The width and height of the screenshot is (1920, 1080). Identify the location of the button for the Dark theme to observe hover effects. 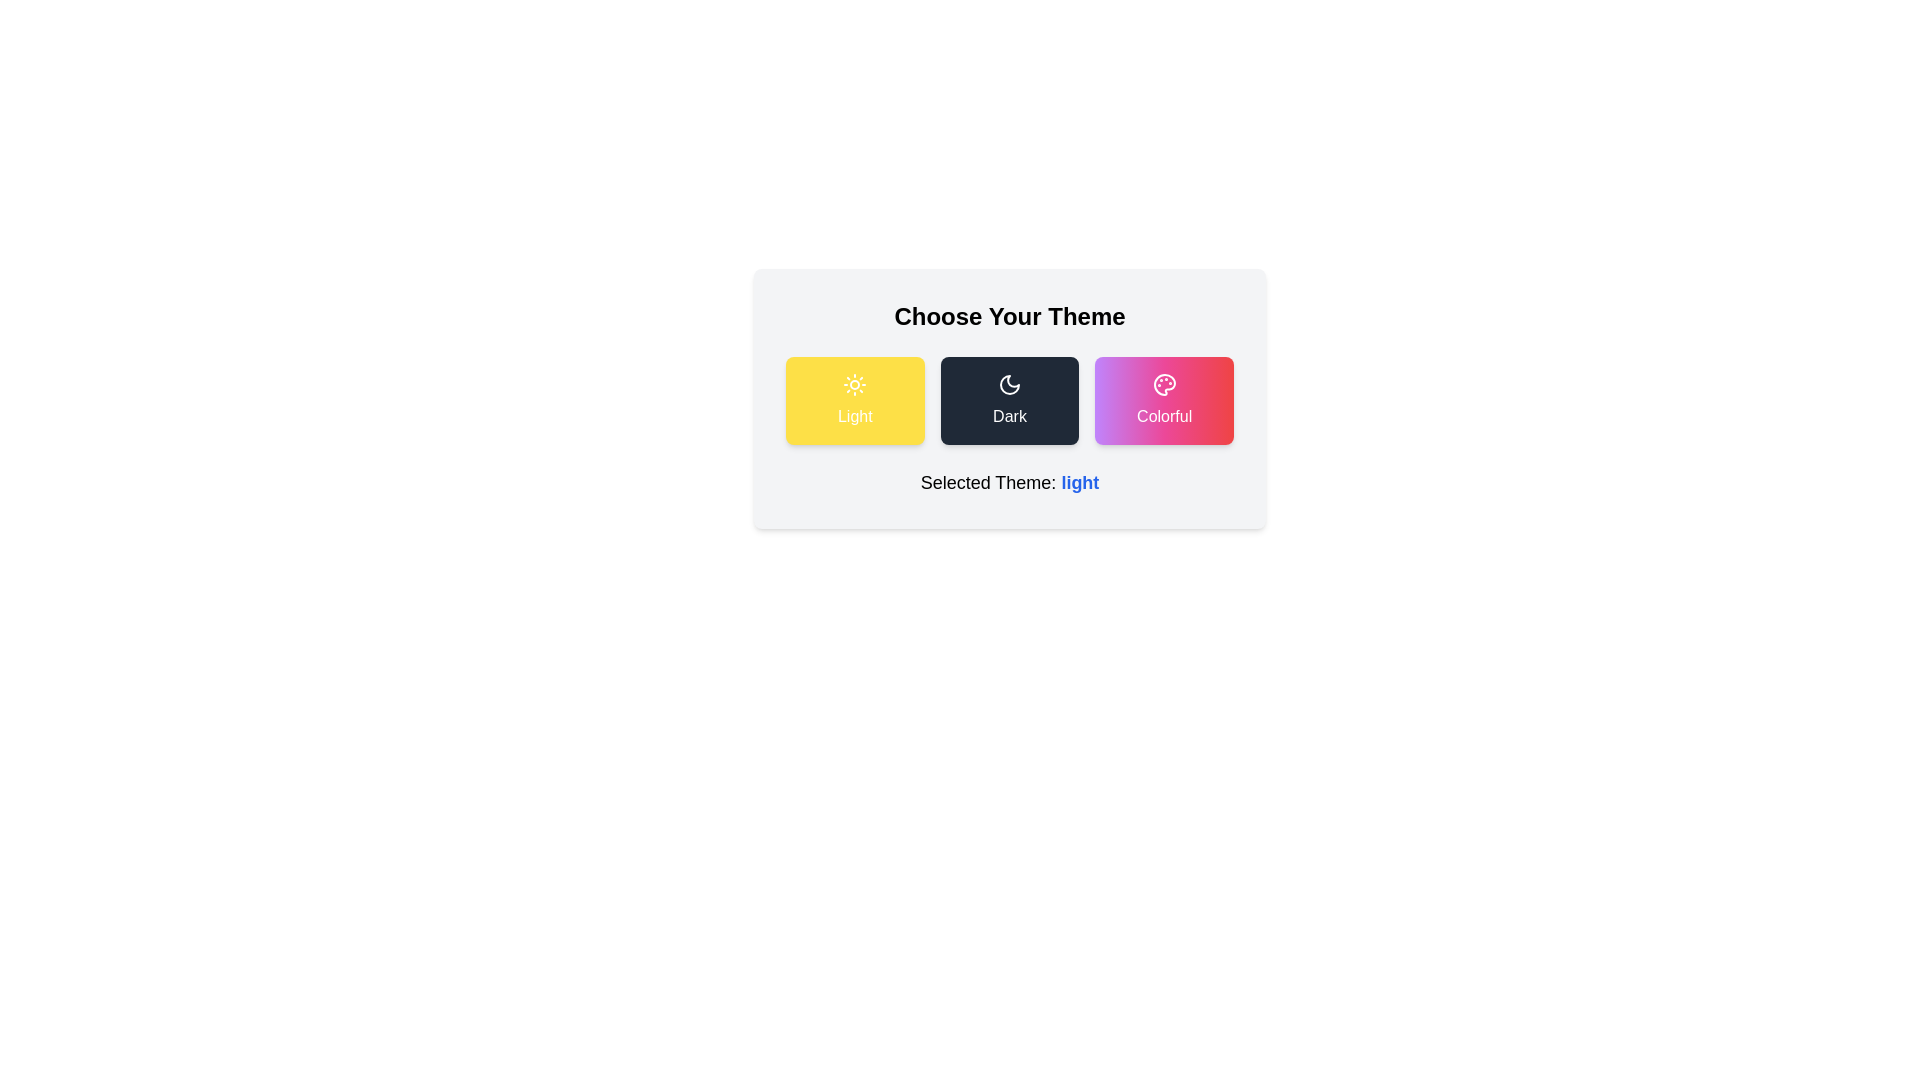
(1009, 401).